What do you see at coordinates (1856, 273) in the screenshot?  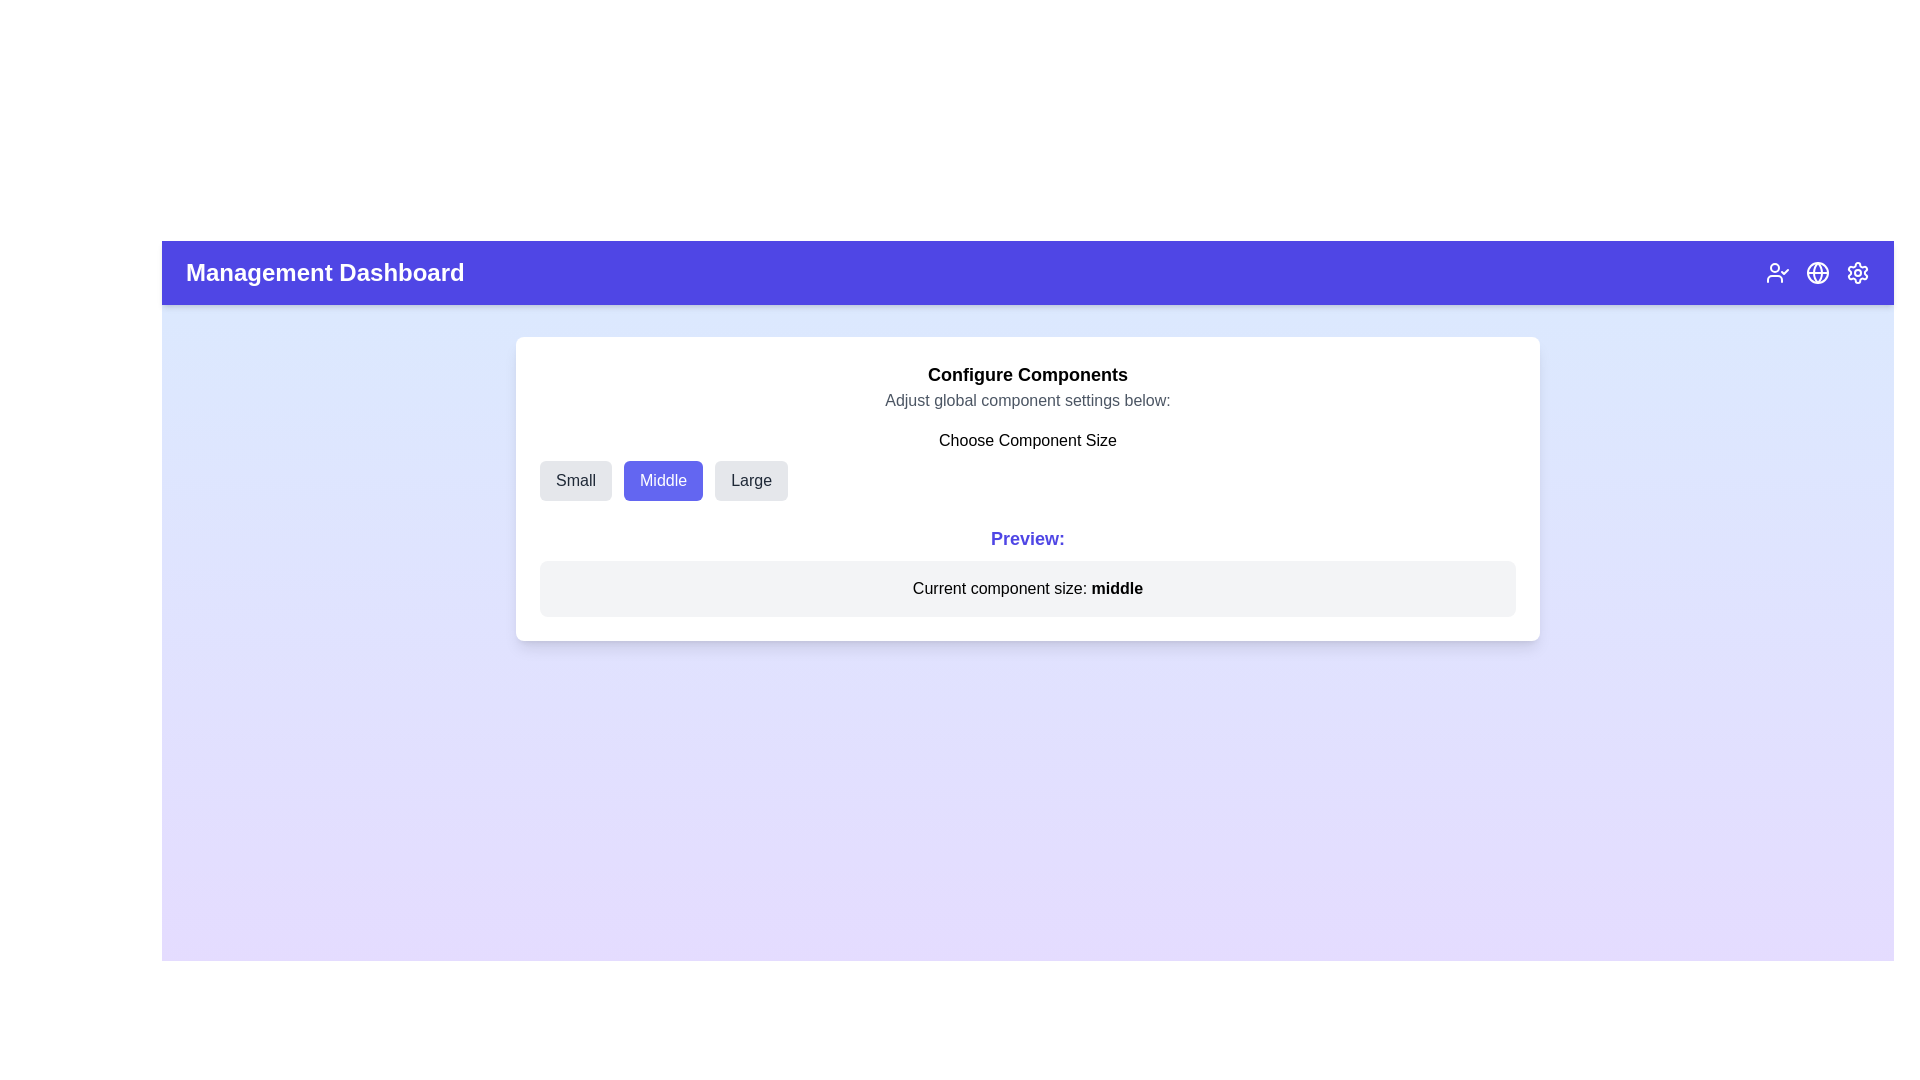 I see `the settings cogwheel icon button located in the top-right corner of the application interface` at bounding box center [1856, 273].